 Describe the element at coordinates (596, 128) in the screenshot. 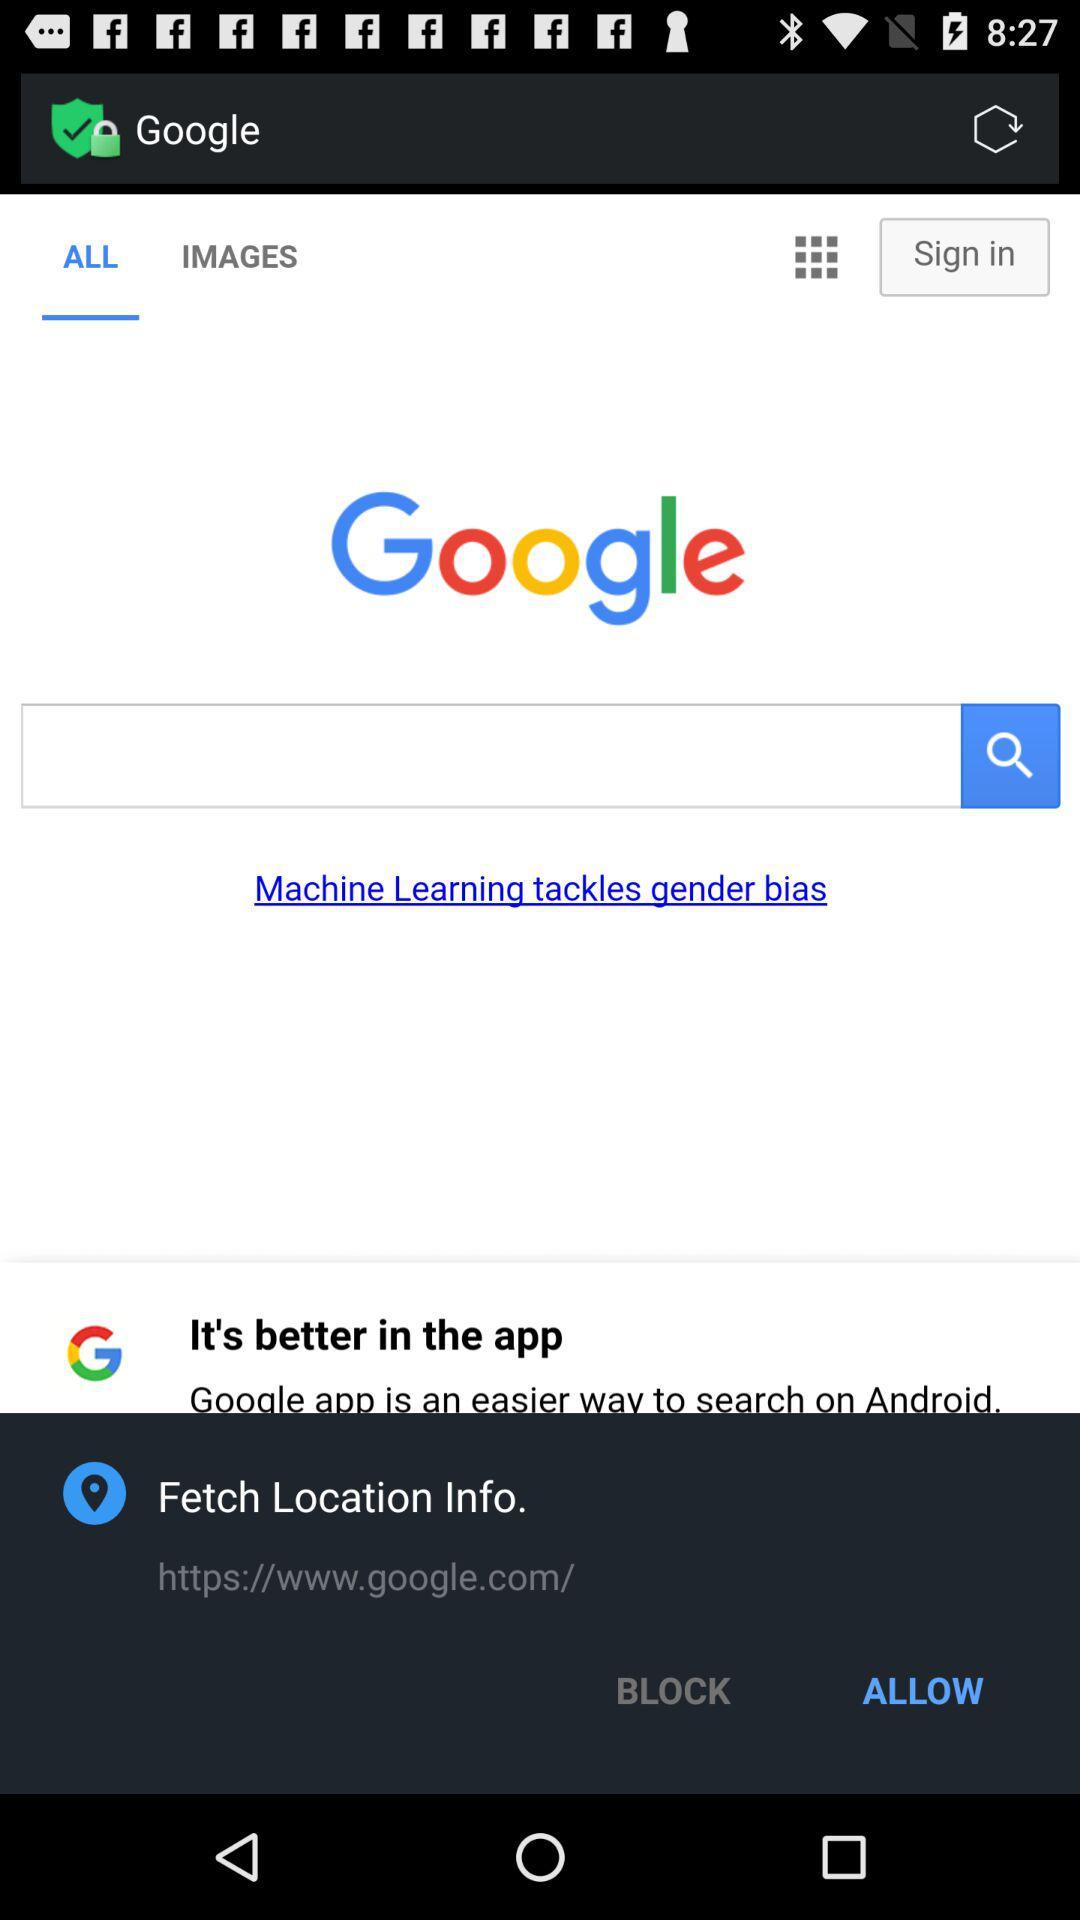

I see `the google option` at that location.